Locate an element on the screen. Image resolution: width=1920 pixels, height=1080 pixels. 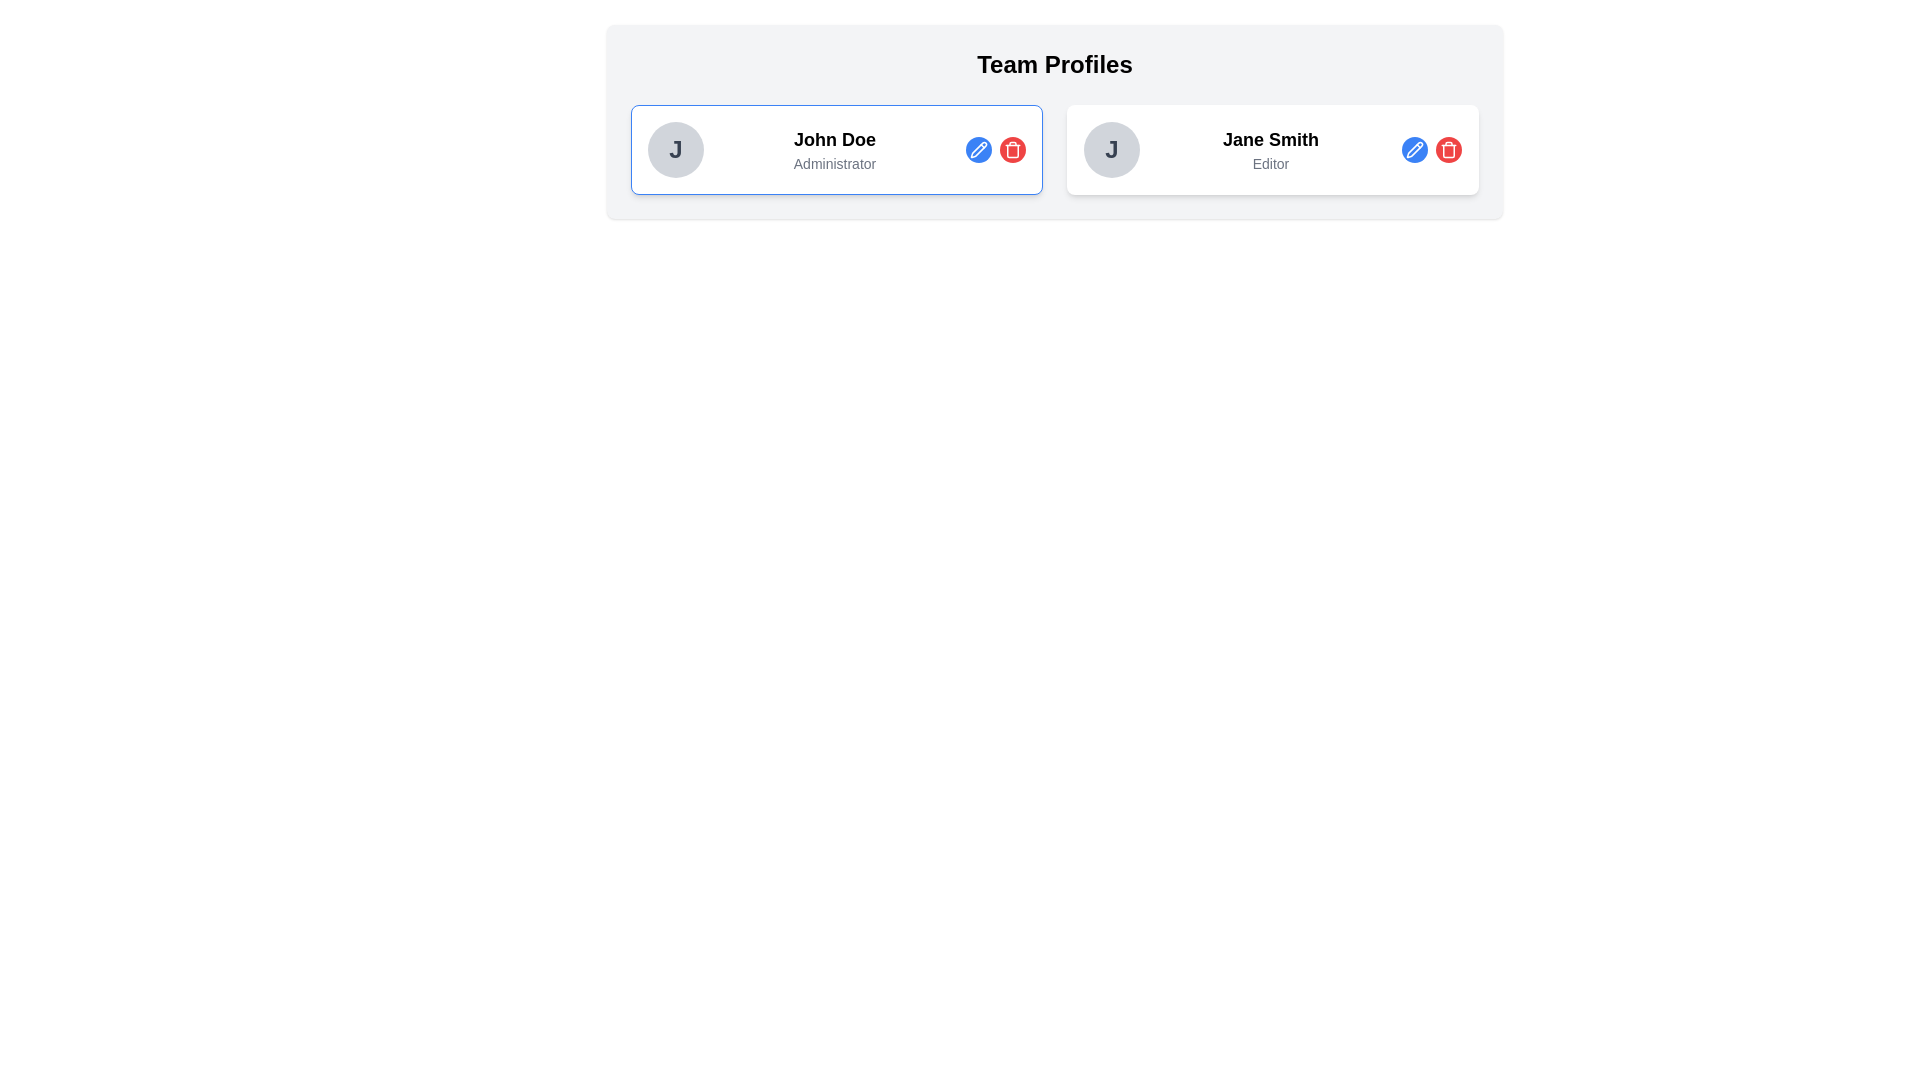
the text block that identifies the user 'Jane Smith' as 'Editor' within her profile card, located in the second card of the horizontally aligned list of user profiles is located at coordinates (1270, 149).